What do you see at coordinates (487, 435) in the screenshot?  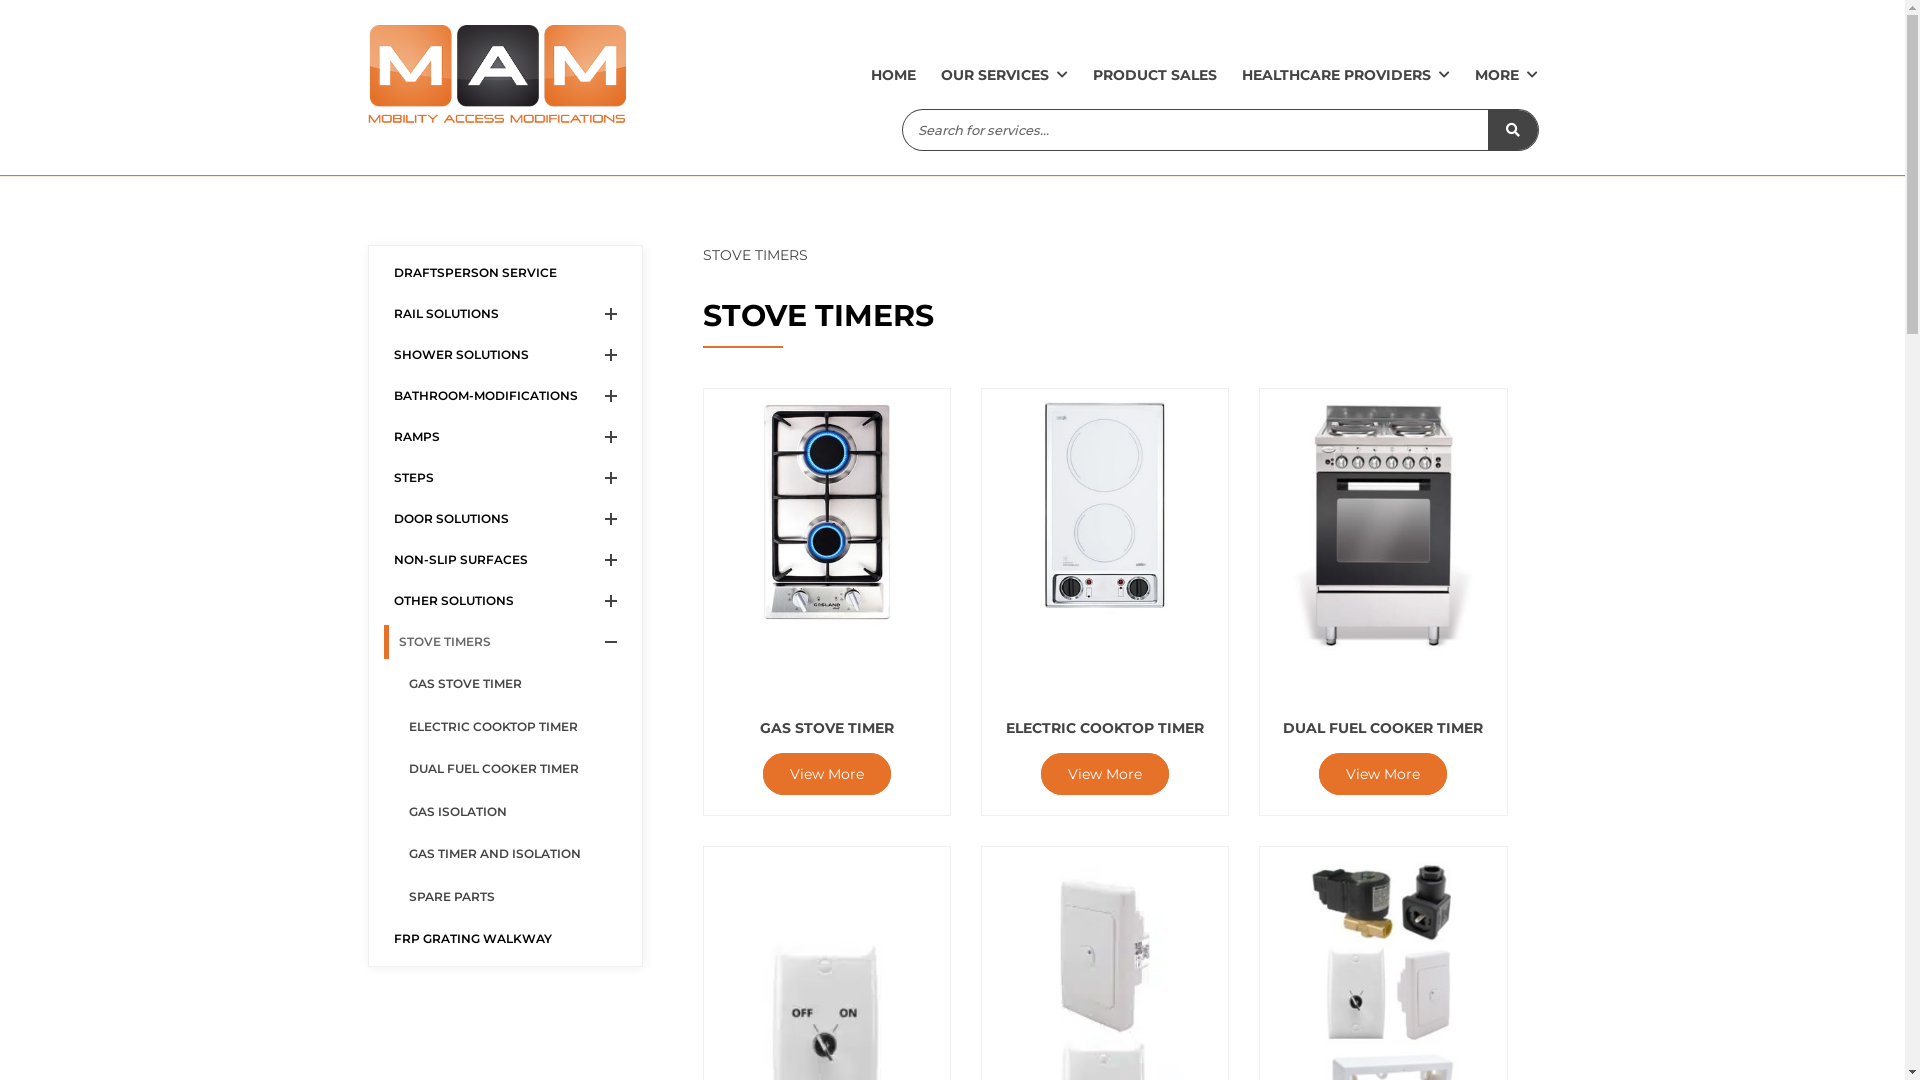 I see `'RAMPS'` at bounding box center [487, 435].